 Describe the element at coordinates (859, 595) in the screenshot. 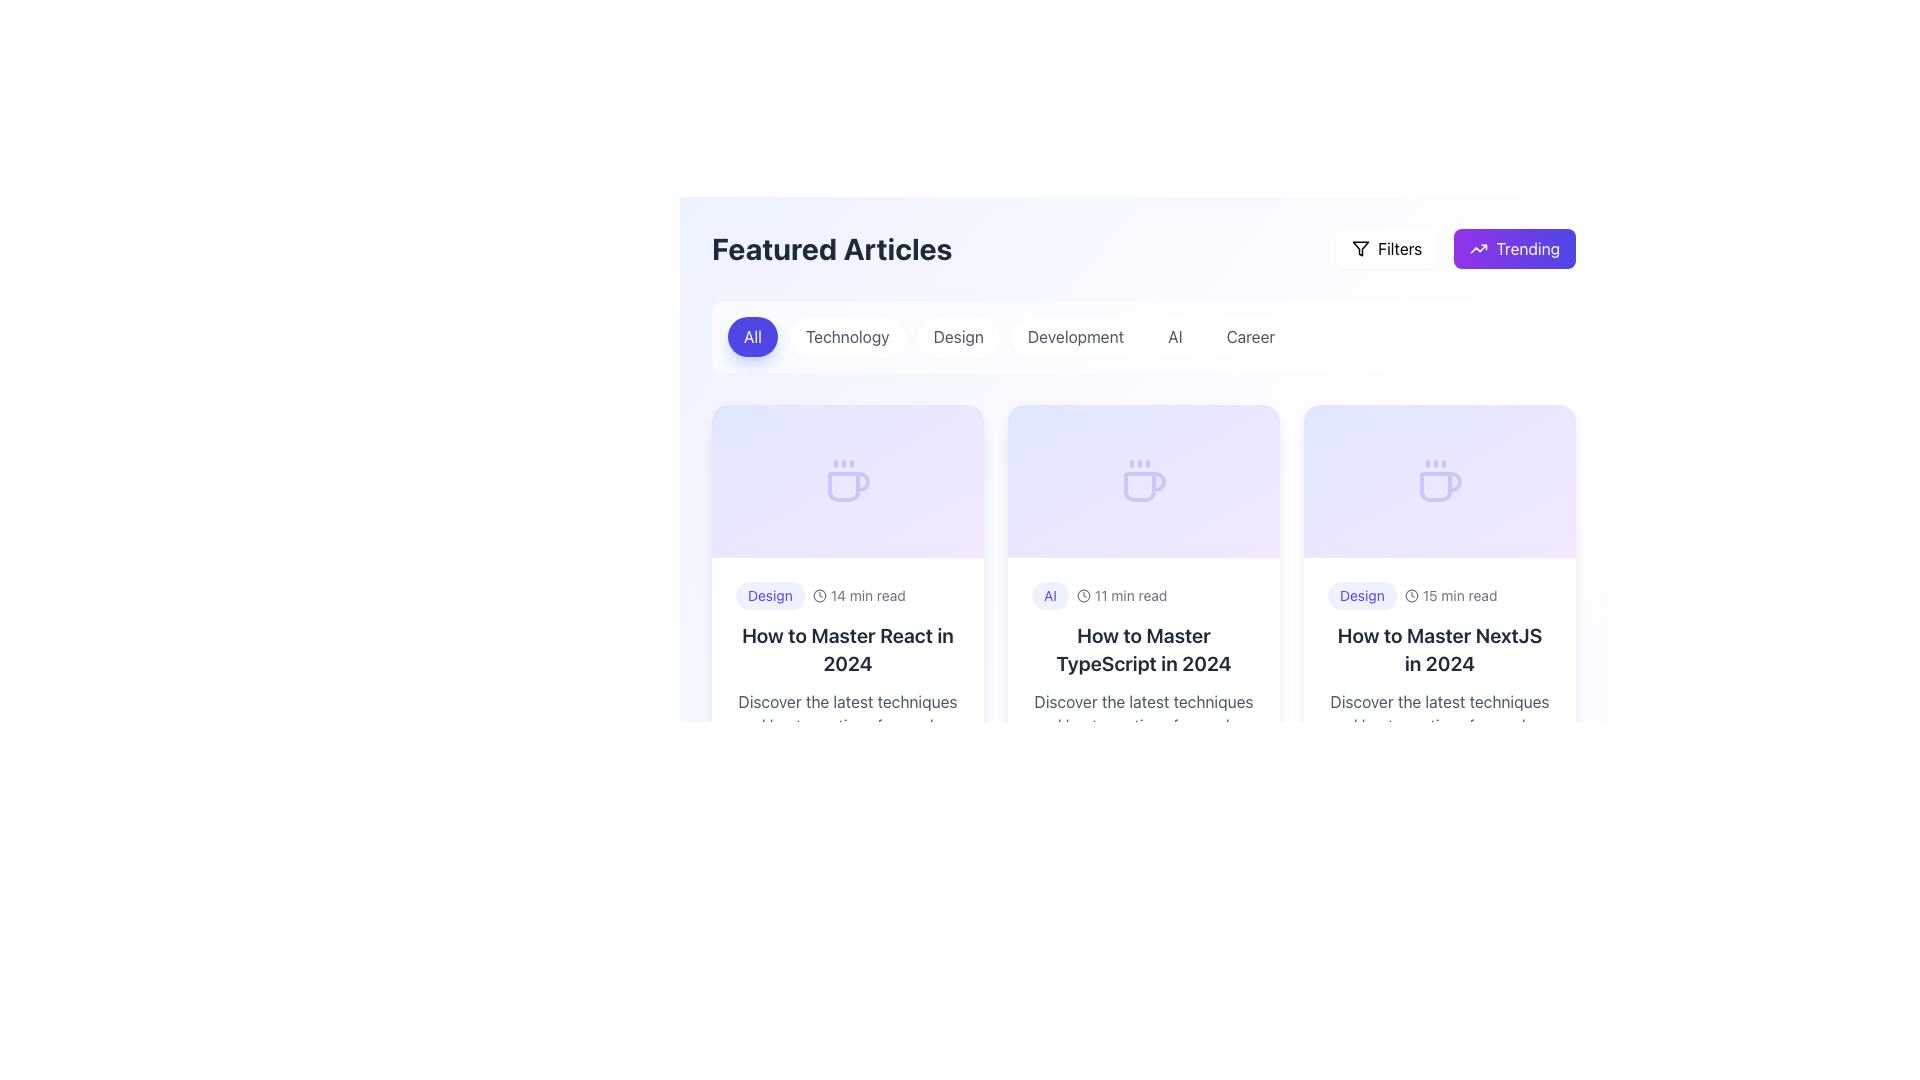

I see `the estimated reading time text element with an adjacent icon, positioned below the 'Design' label and above the article title, to potentially reveal a tooltip` at that location.